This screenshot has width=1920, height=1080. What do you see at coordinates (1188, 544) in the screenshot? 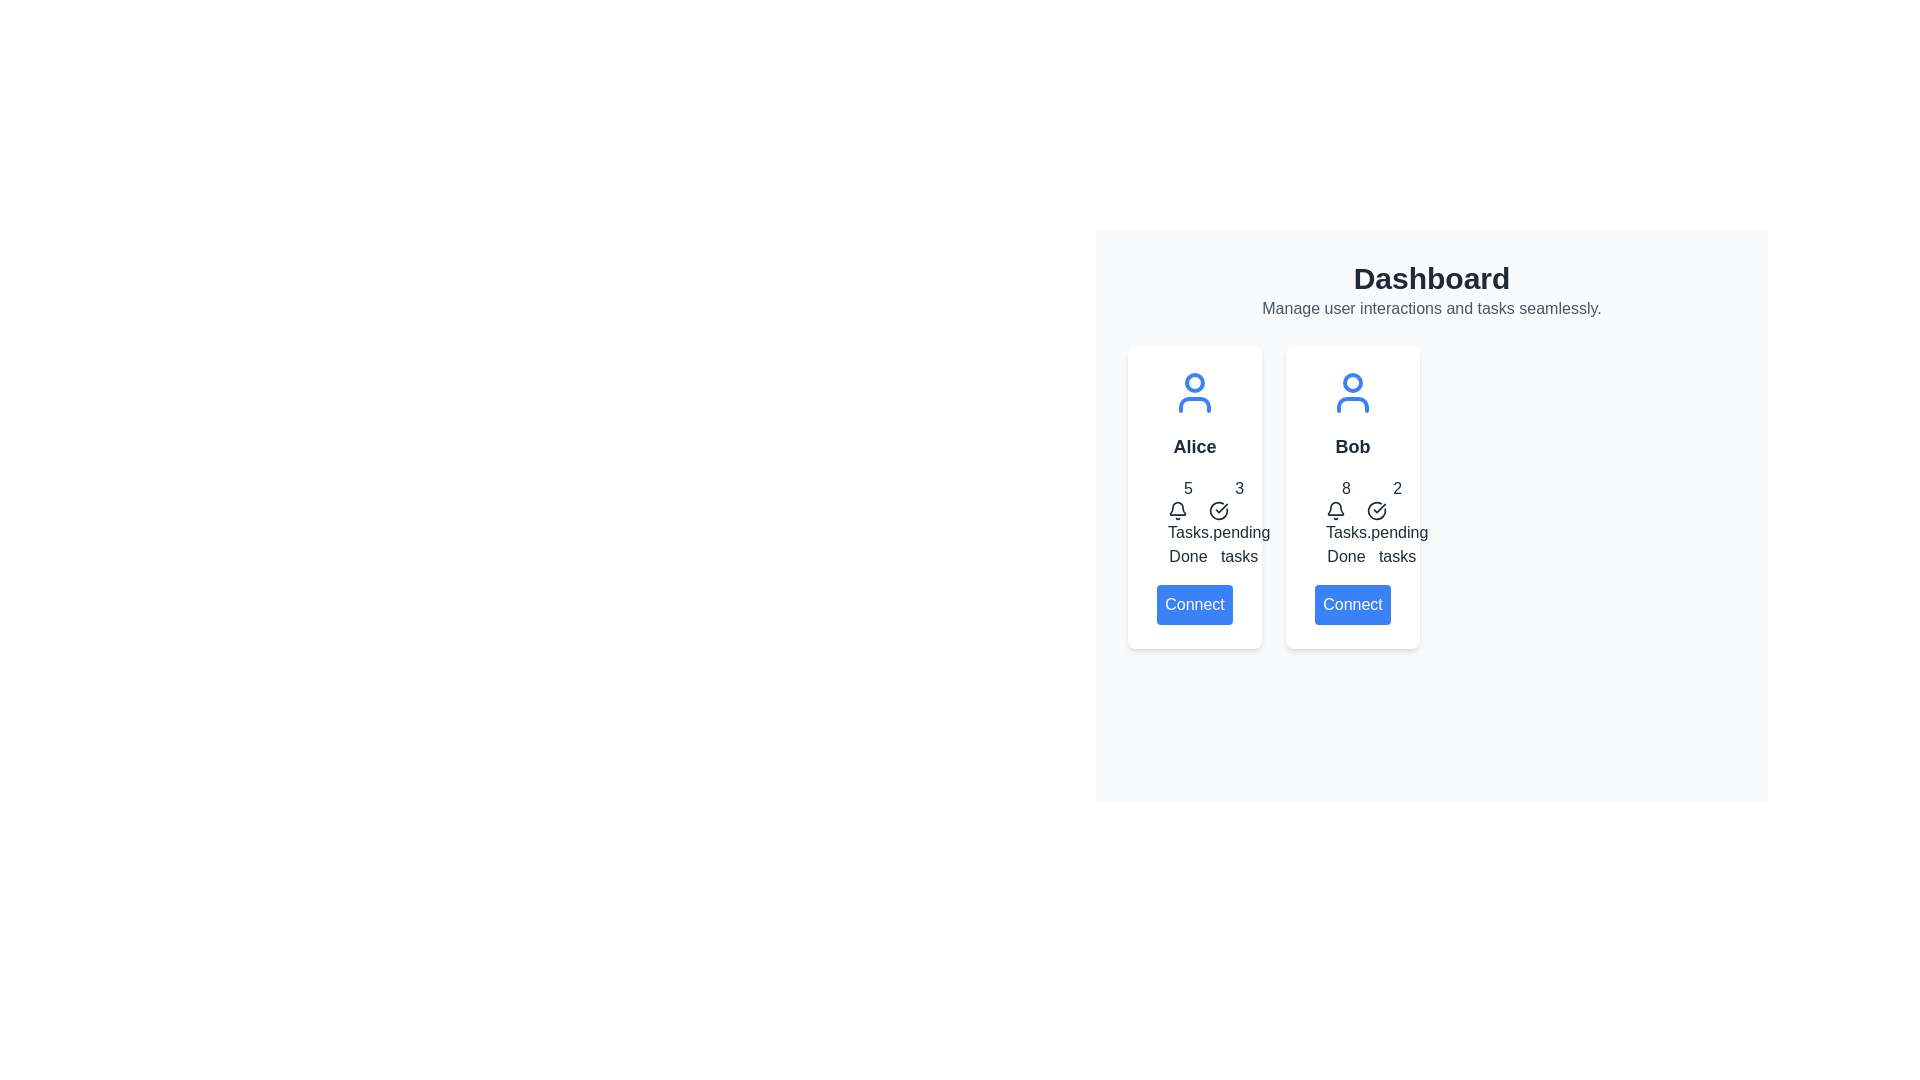
I see `the 'Tasks Done' text element located within Alice's user card, which appears below the numeric value '5' and a bell icon` at bounding box center [1188, 544].